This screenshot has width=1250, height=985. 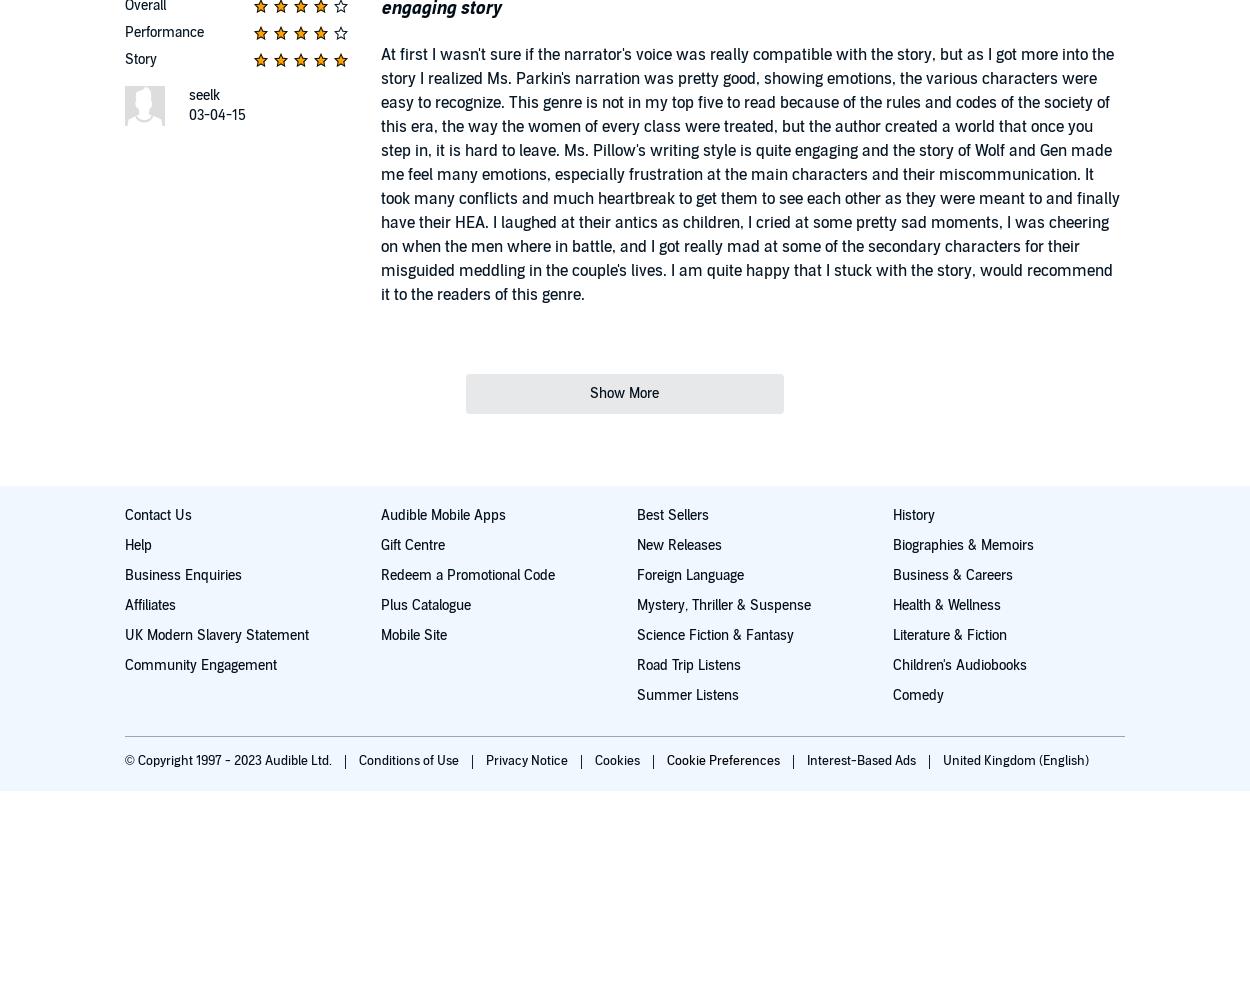 What do you see at coordinates (203, 94) in the screenshot?
I see `'seelk'` at bounding box center [203, 94].